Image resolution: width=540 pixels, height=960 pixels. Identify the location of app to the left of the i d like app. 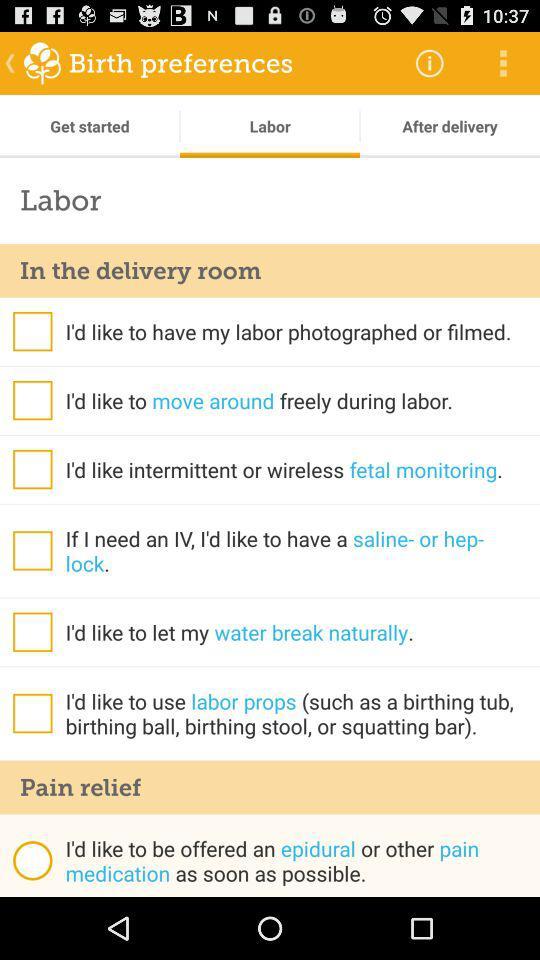
(31, 859).